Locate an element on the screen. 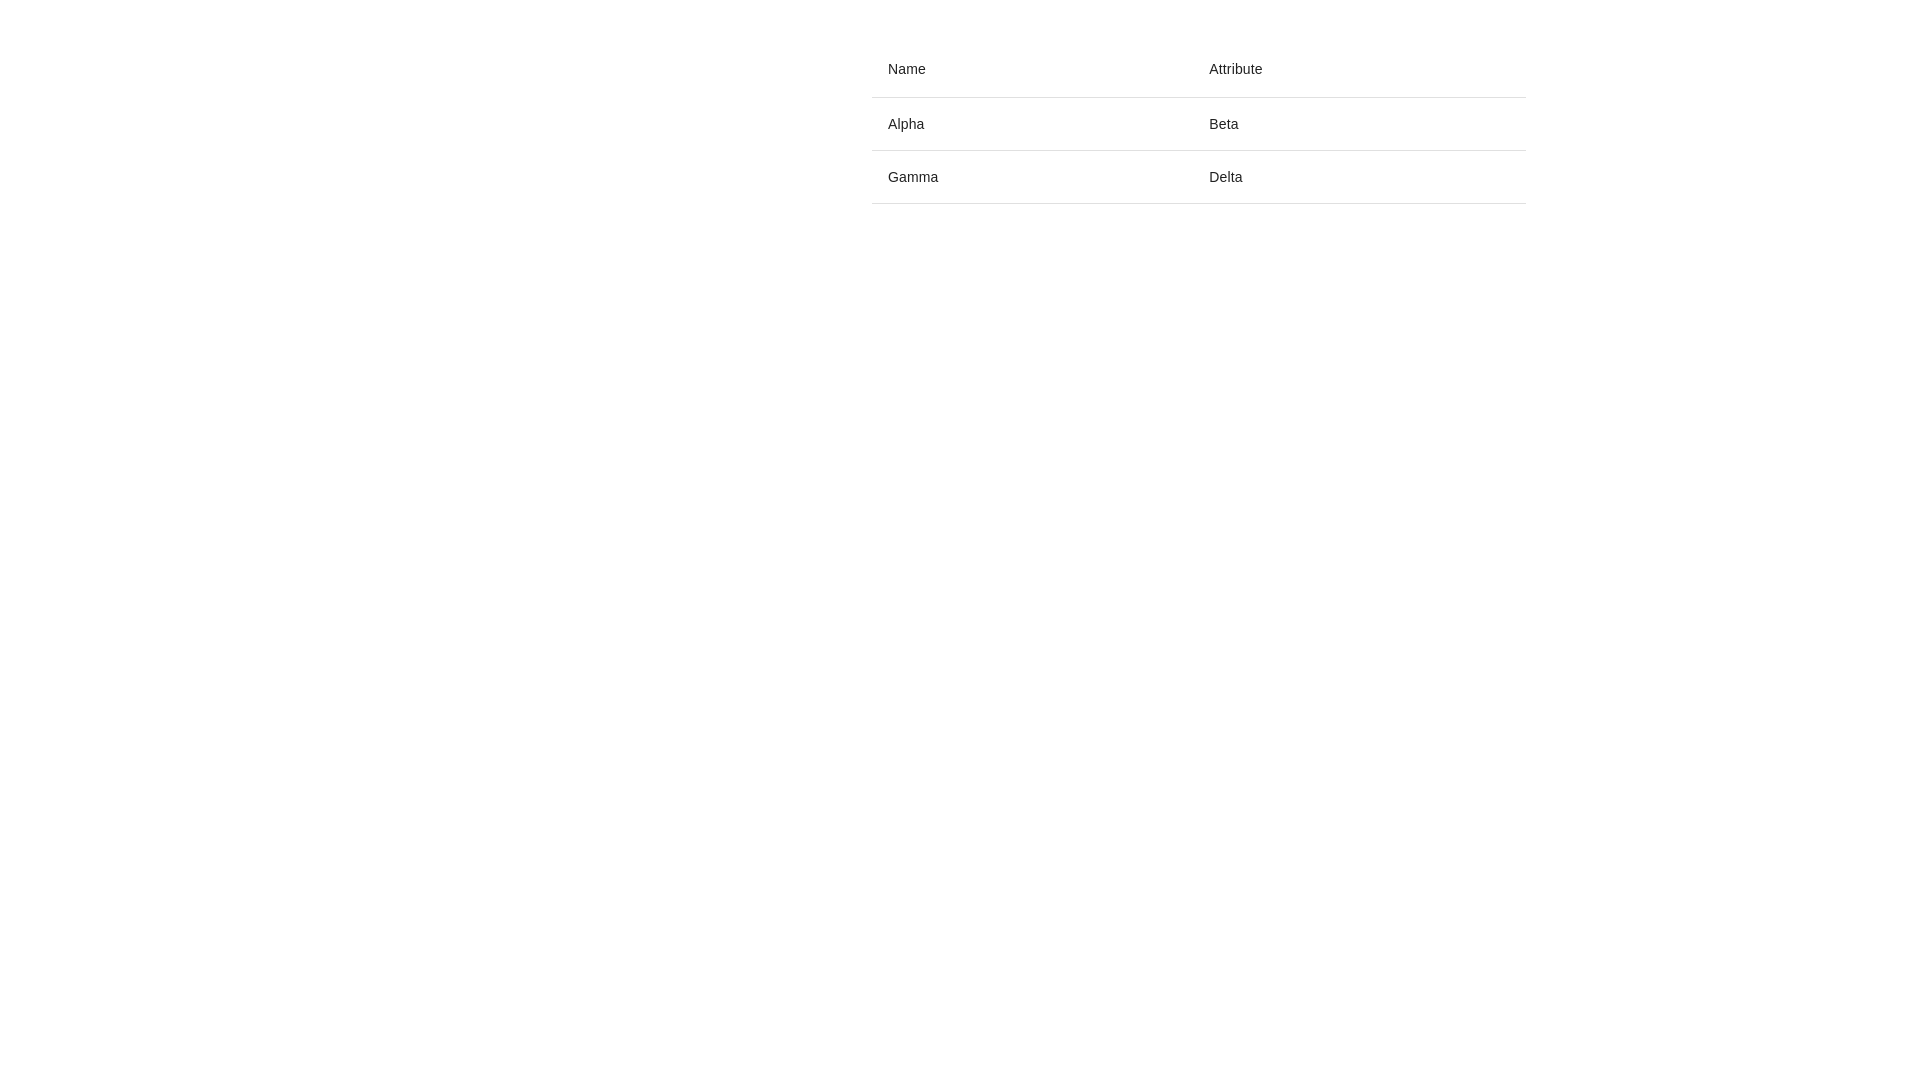  the table cell containing the text 'Beta' located in the second row under the 'Attribute' column to interact with it is located at coordinates (1199, 122).